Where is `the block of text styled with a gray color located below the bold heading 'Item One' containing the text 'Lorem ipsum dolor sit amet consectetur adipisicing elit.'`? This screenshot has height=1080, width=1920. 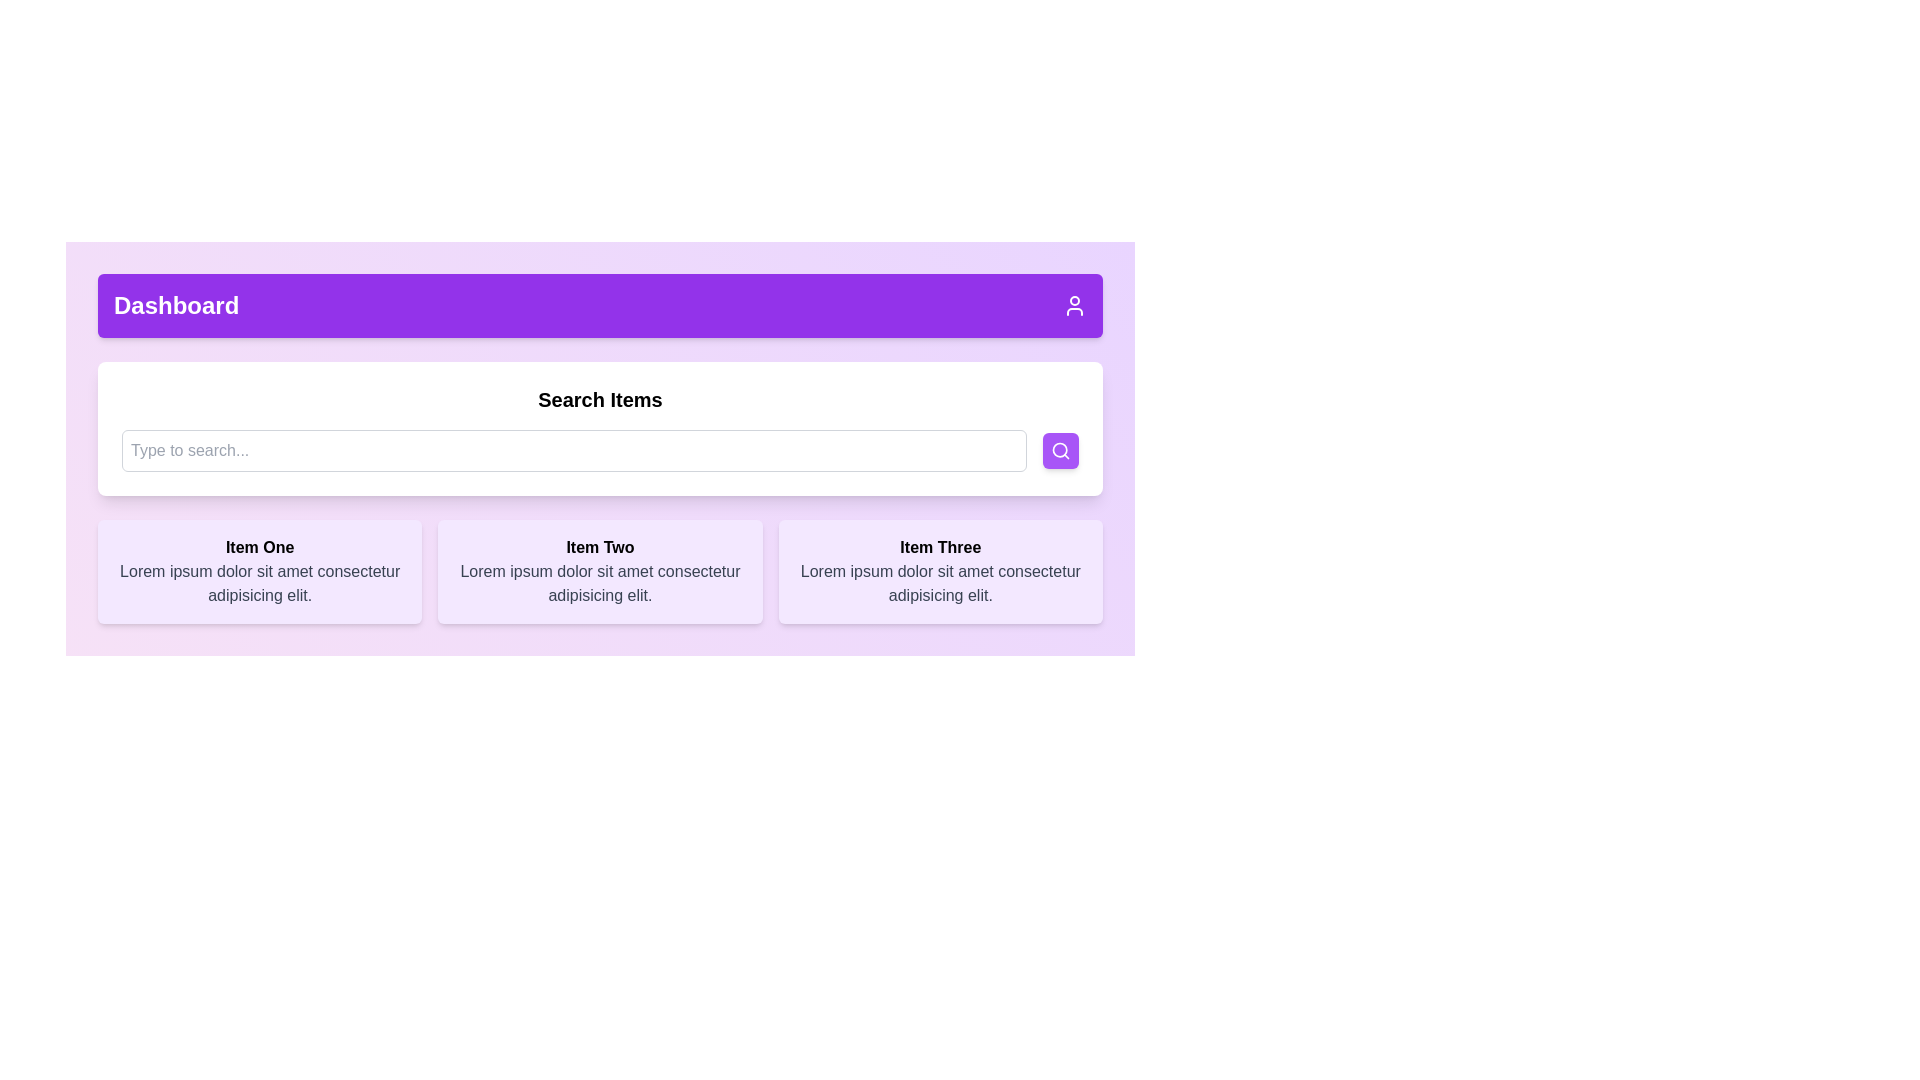
the block of text styled with a gray color located below the bold heading 'Item One' containing the text 'Lorem ipsum dolor sit amet consectetur adipisicing elit.' is located at coordinates (259, 583).